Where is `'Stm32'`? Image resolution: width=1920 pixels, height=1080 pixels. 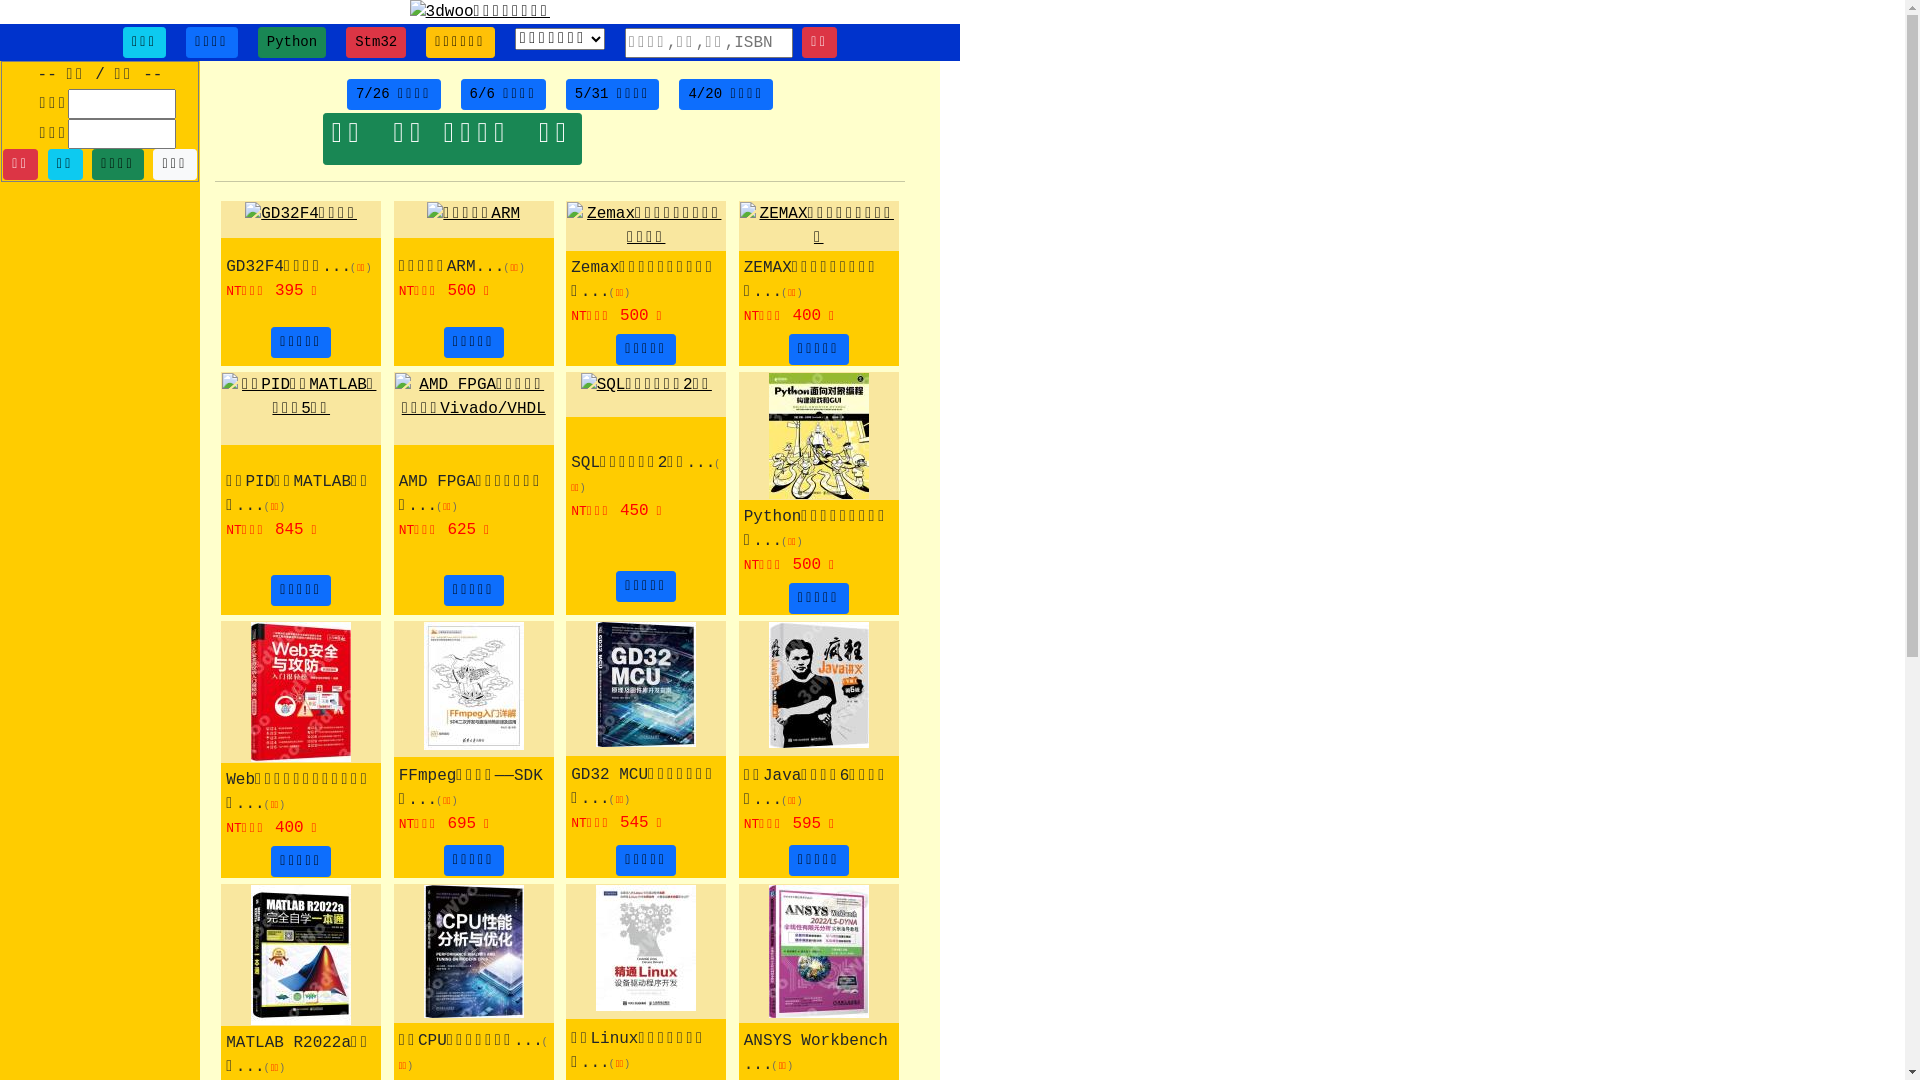 'Stm32' is located at coordinates (375, 42).